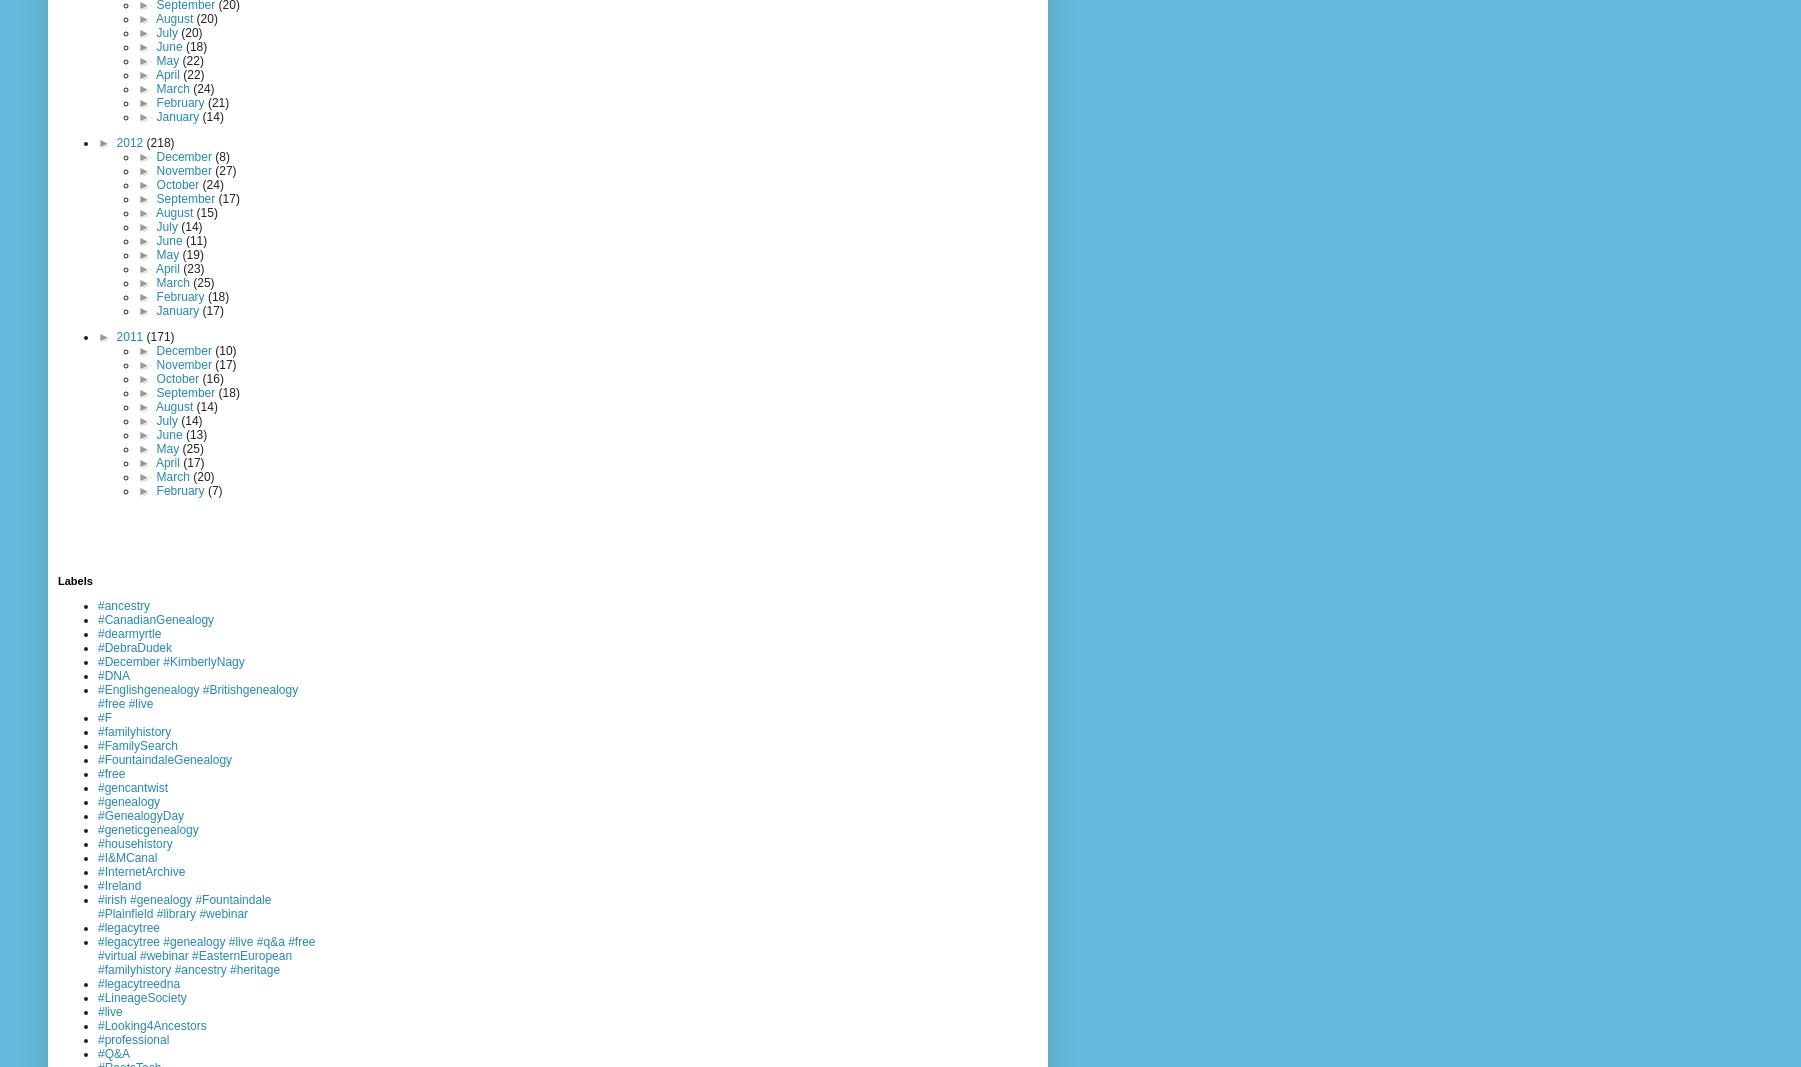 The height and width of the screenshot is (1067, 1801). I want to click on '(7)', so click(213, 488).